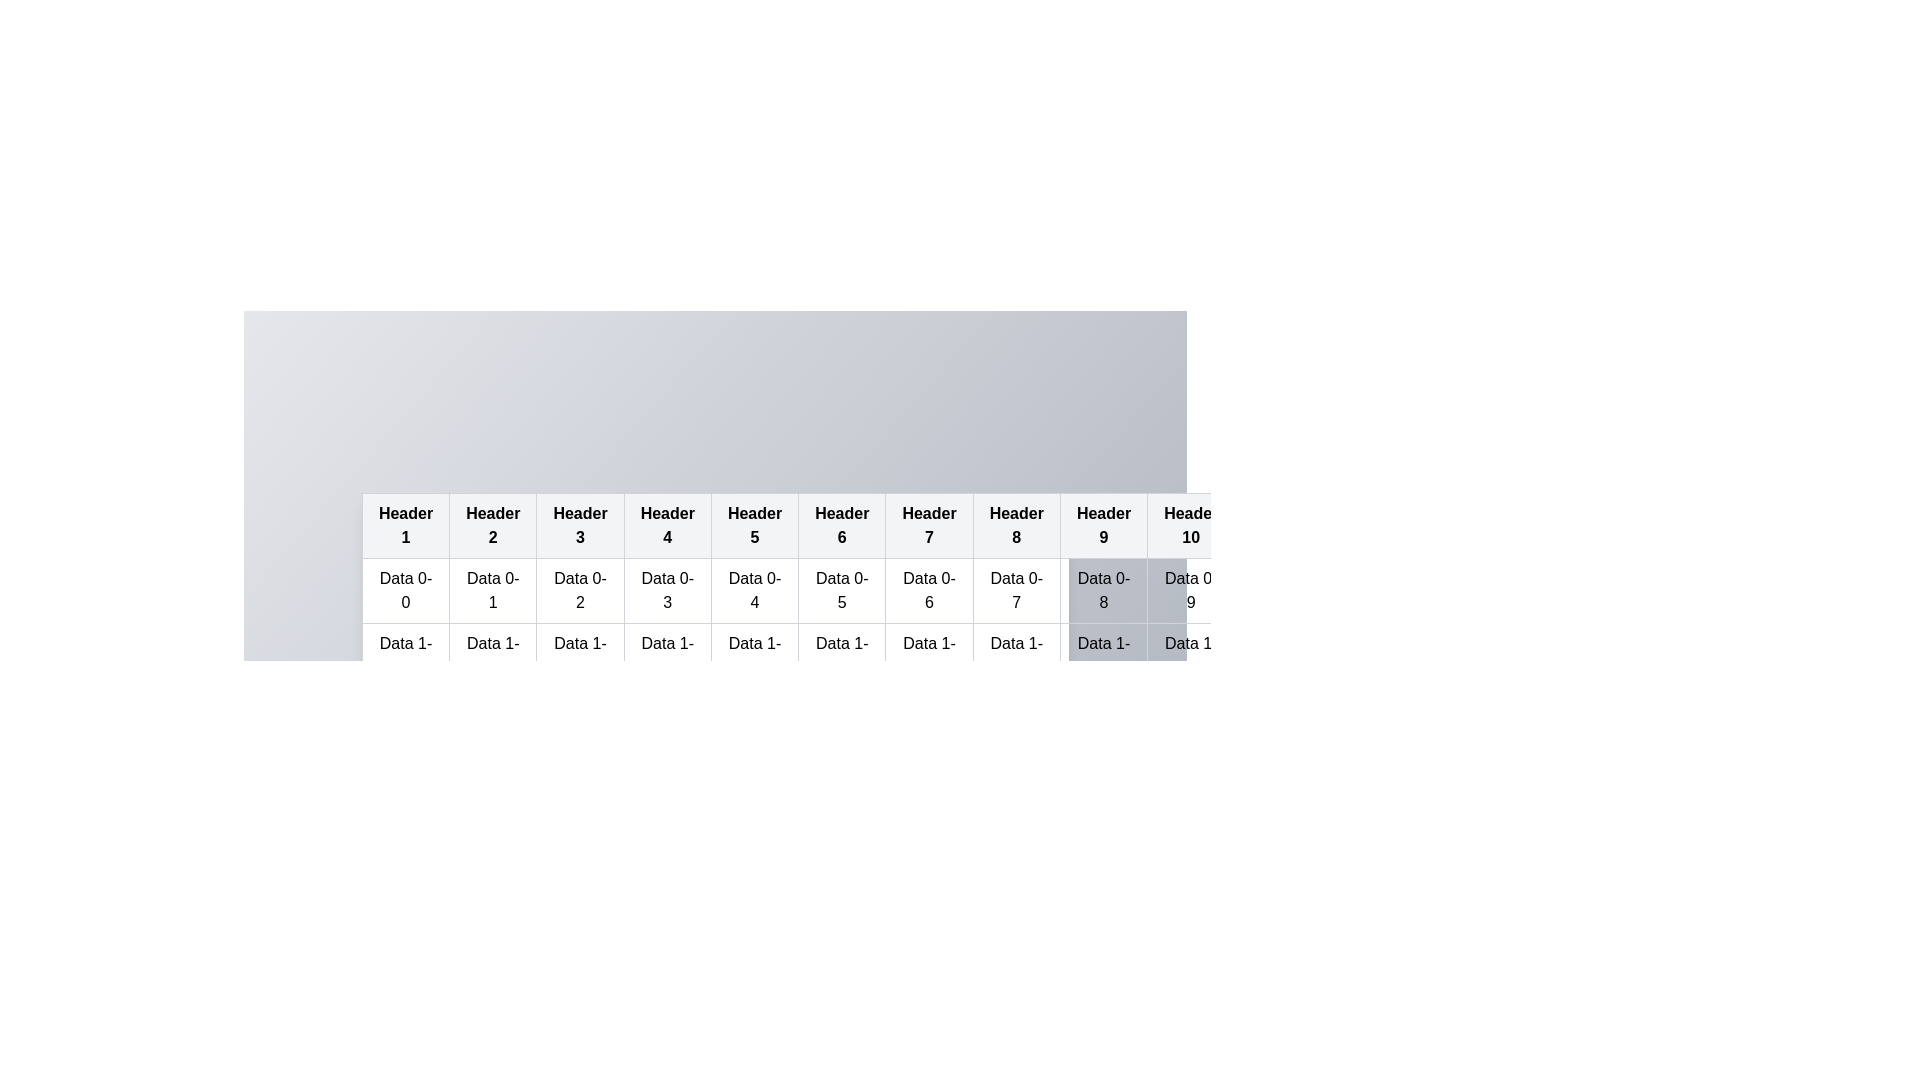  I want to click on the cell labeled 'Data 0-8' to open the context menu, so click(1103, 589).